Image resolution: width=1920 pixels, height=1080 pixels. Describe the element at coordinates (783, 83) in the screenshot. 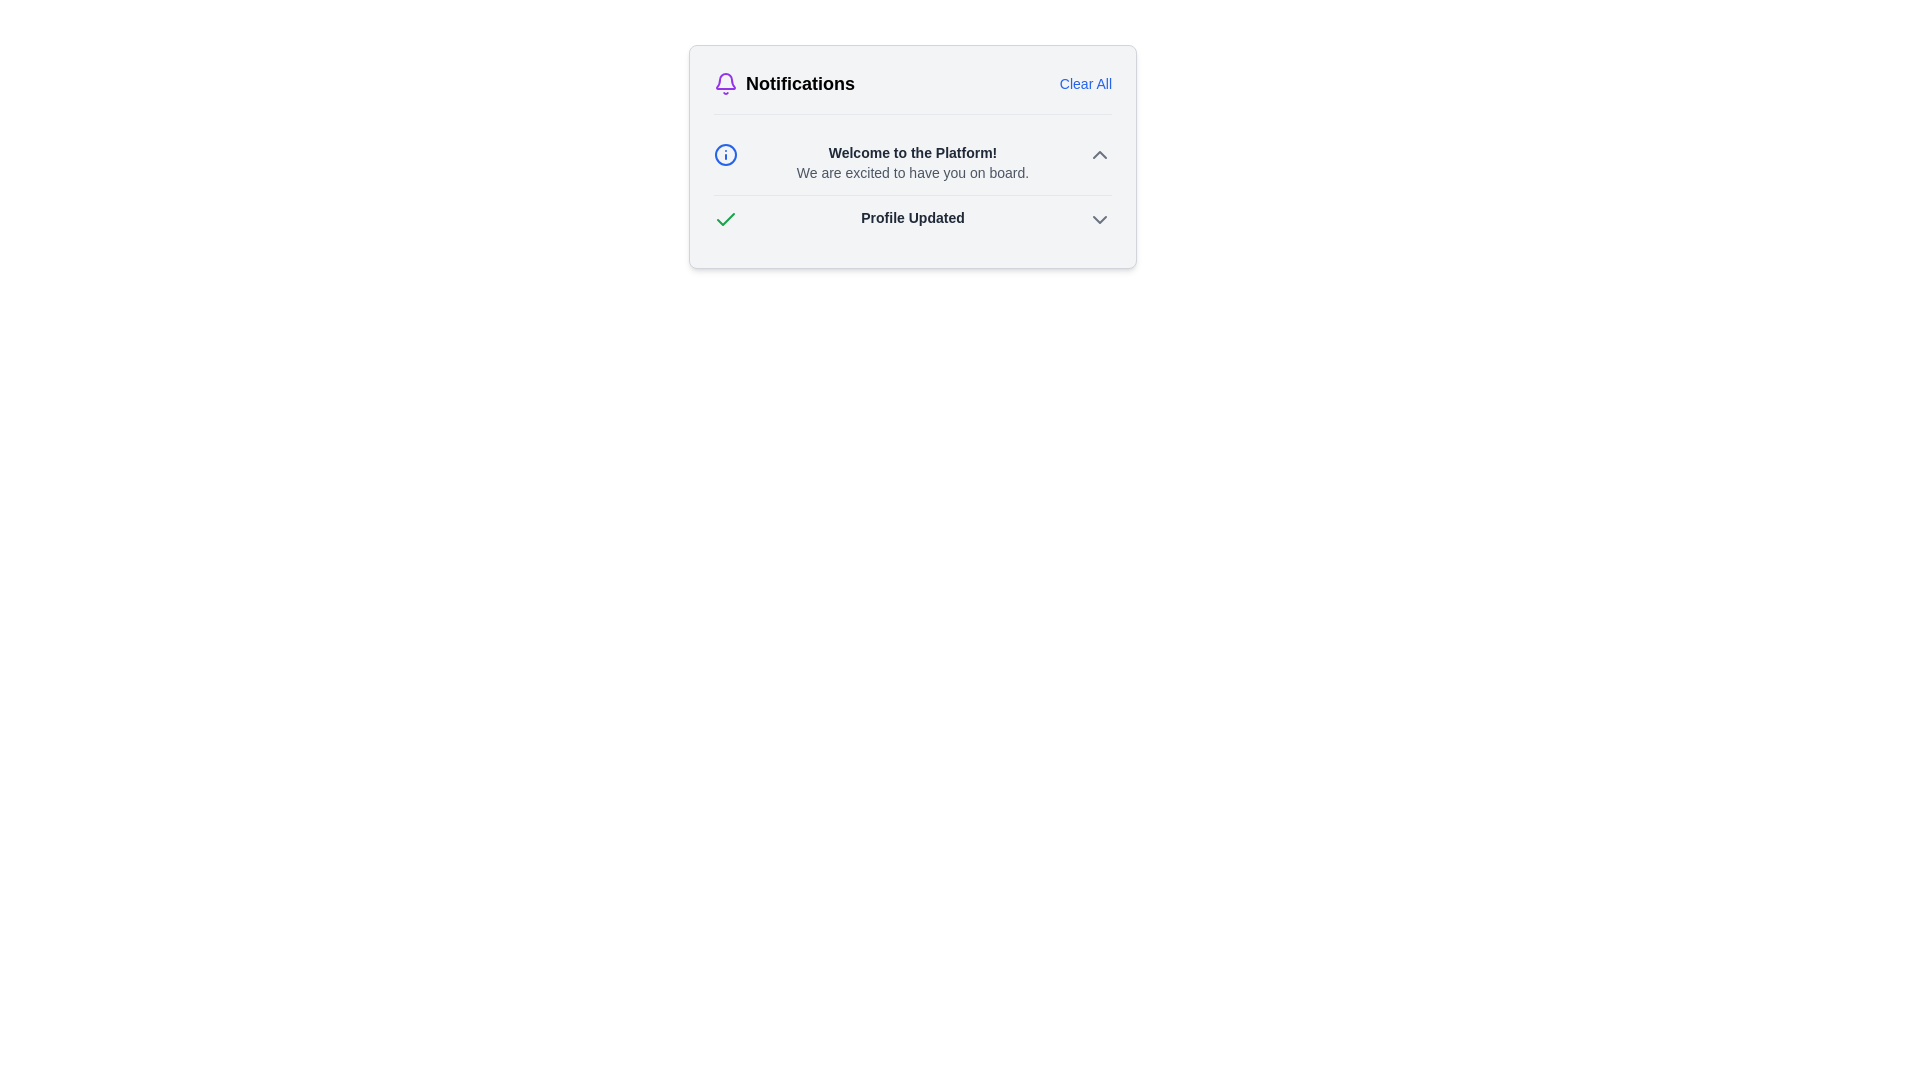

I see `text of the 'Notifications' section title, which is styled in bold and accompanied by a purple notification bell icon, located at the top-left of the section header` at that location.